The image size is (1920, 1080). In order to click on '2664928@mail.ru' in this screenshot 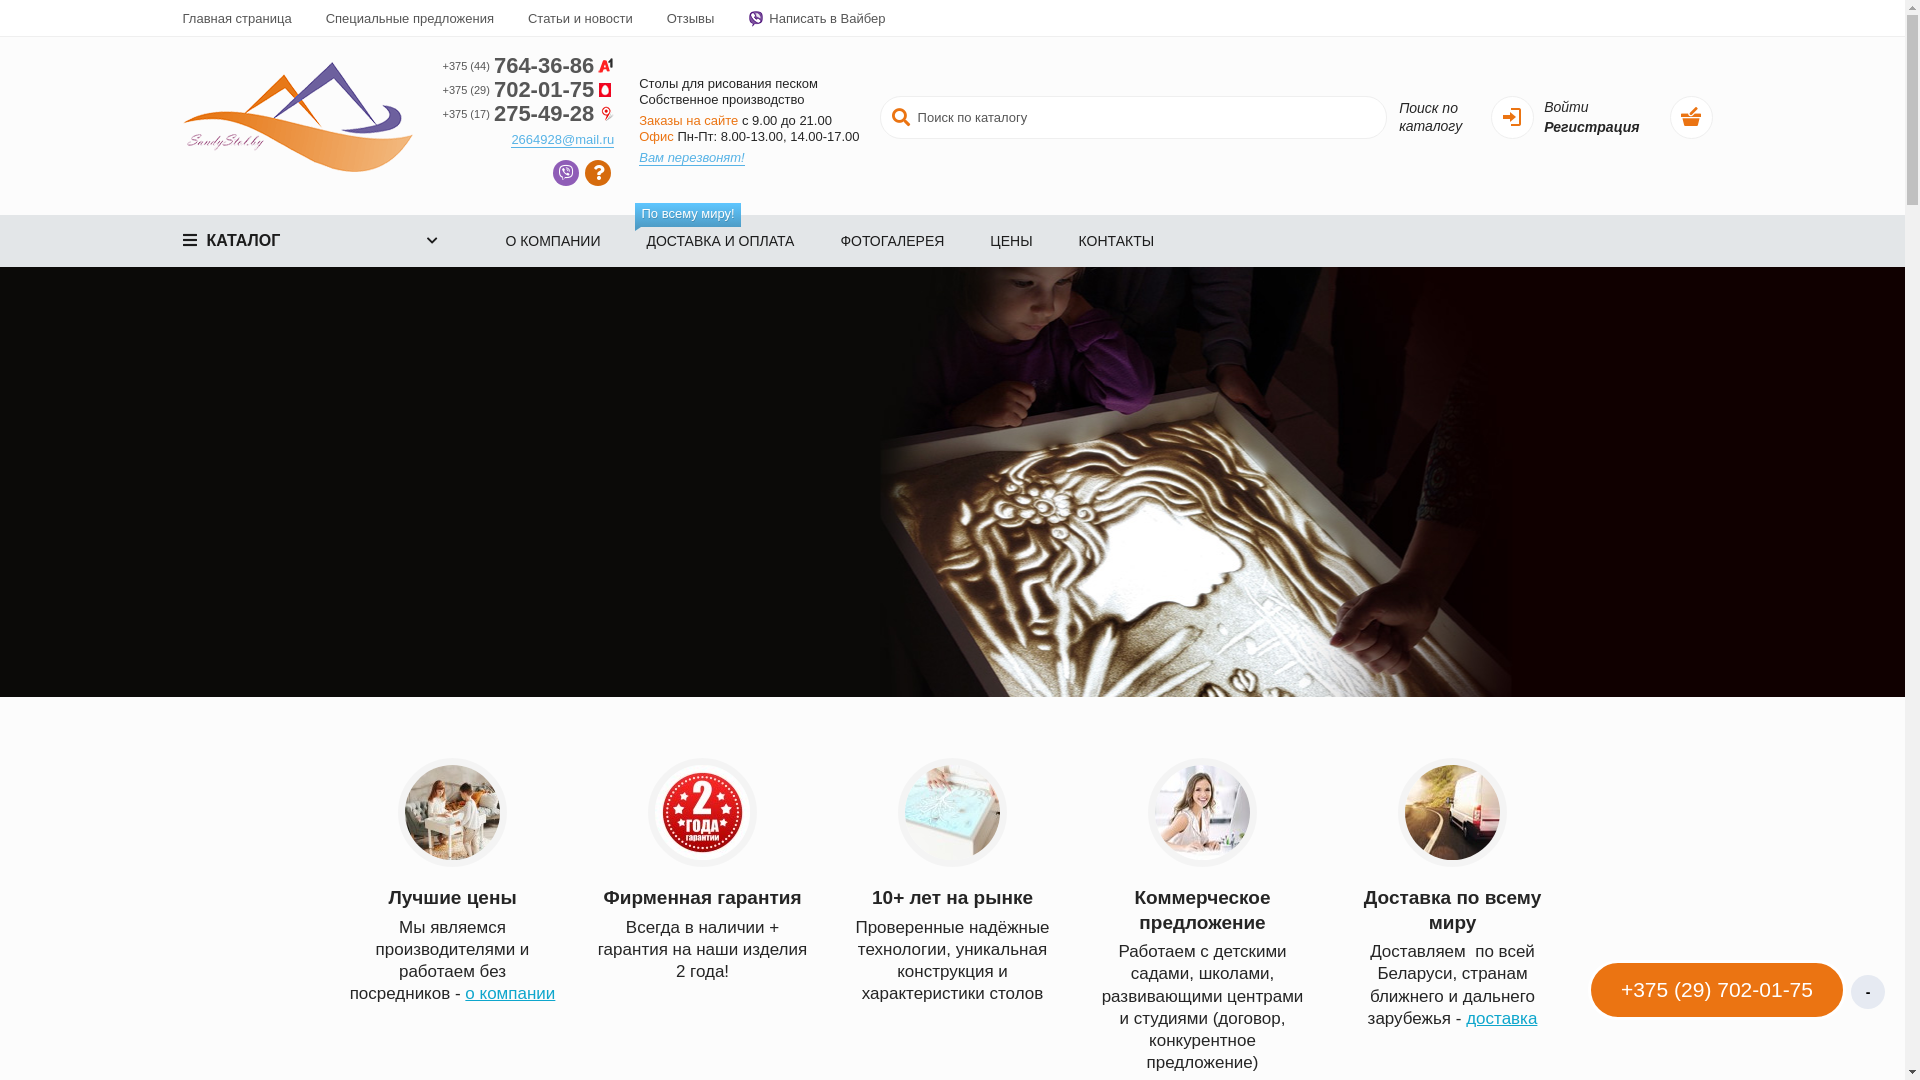, I will do `click(561, 138)`.